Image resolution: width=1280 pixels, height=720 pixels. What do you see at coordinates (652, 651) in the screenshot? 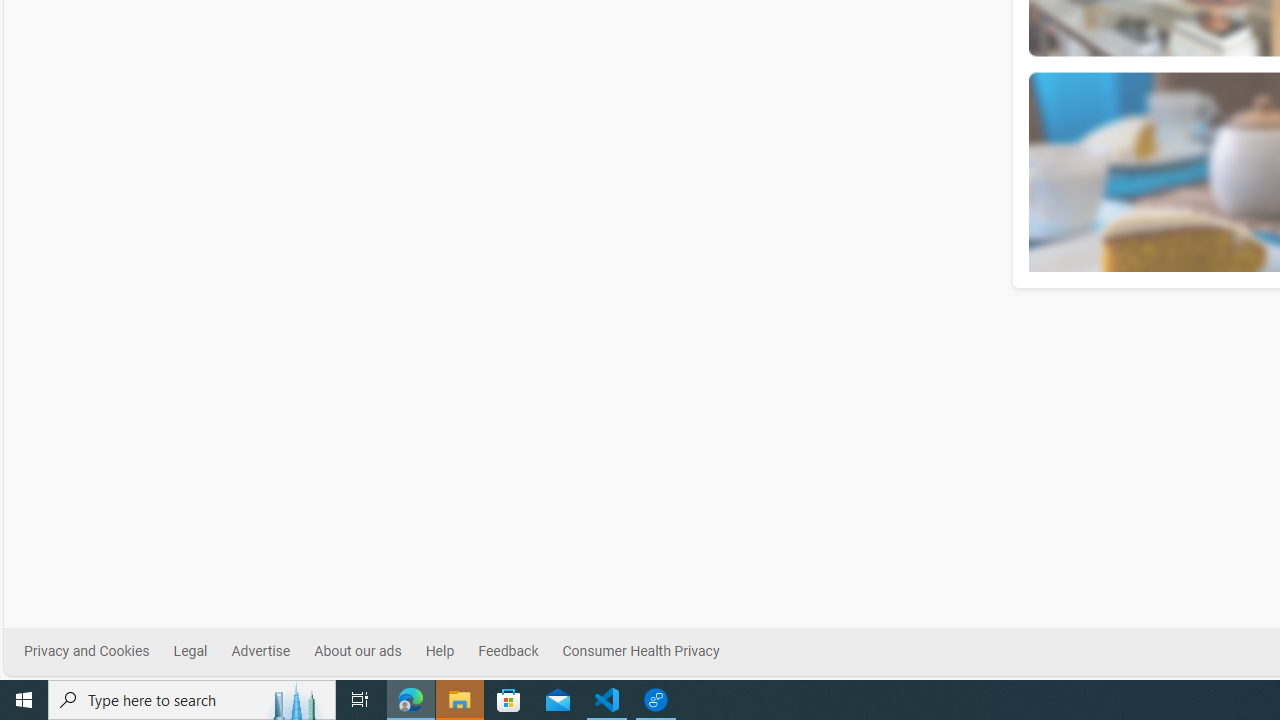
I see `'Consumer Health Privacy'` at bounding box center [652, 651].